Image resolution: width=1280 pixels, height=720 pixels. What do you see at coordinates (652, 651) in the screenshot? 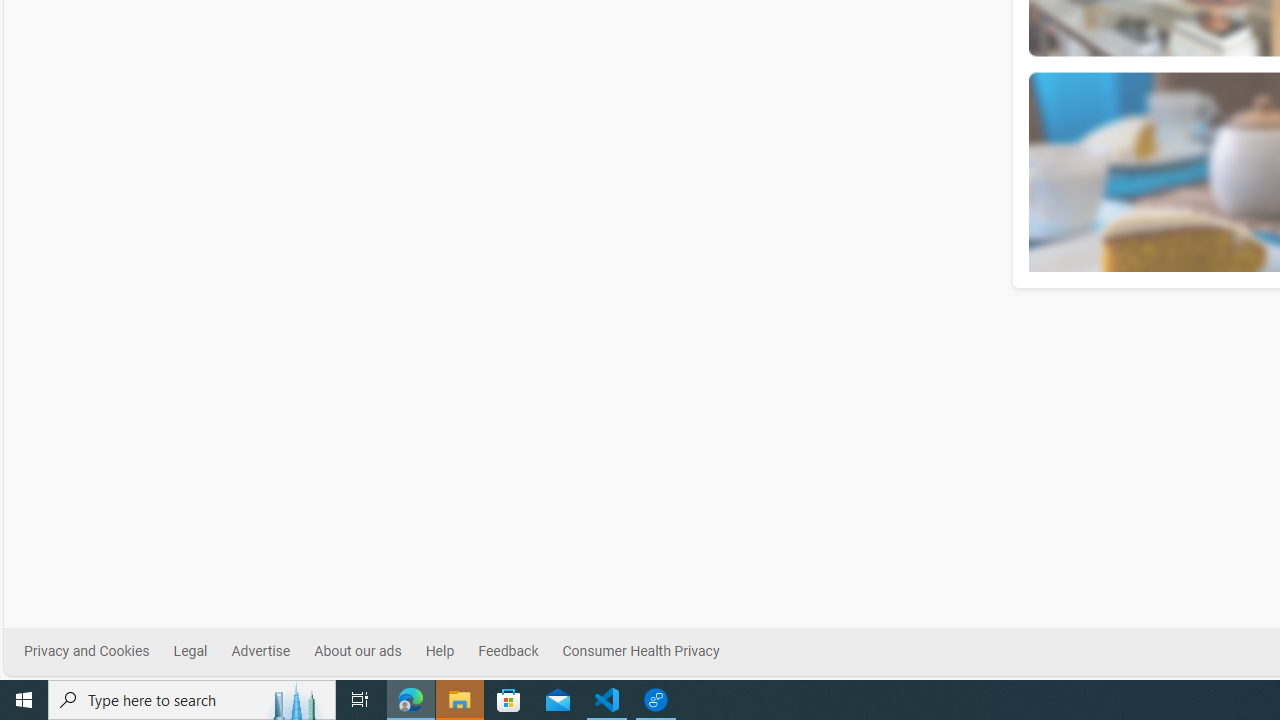
I see `'Consumer Health Privacy'` at bounding box center [652, 651].